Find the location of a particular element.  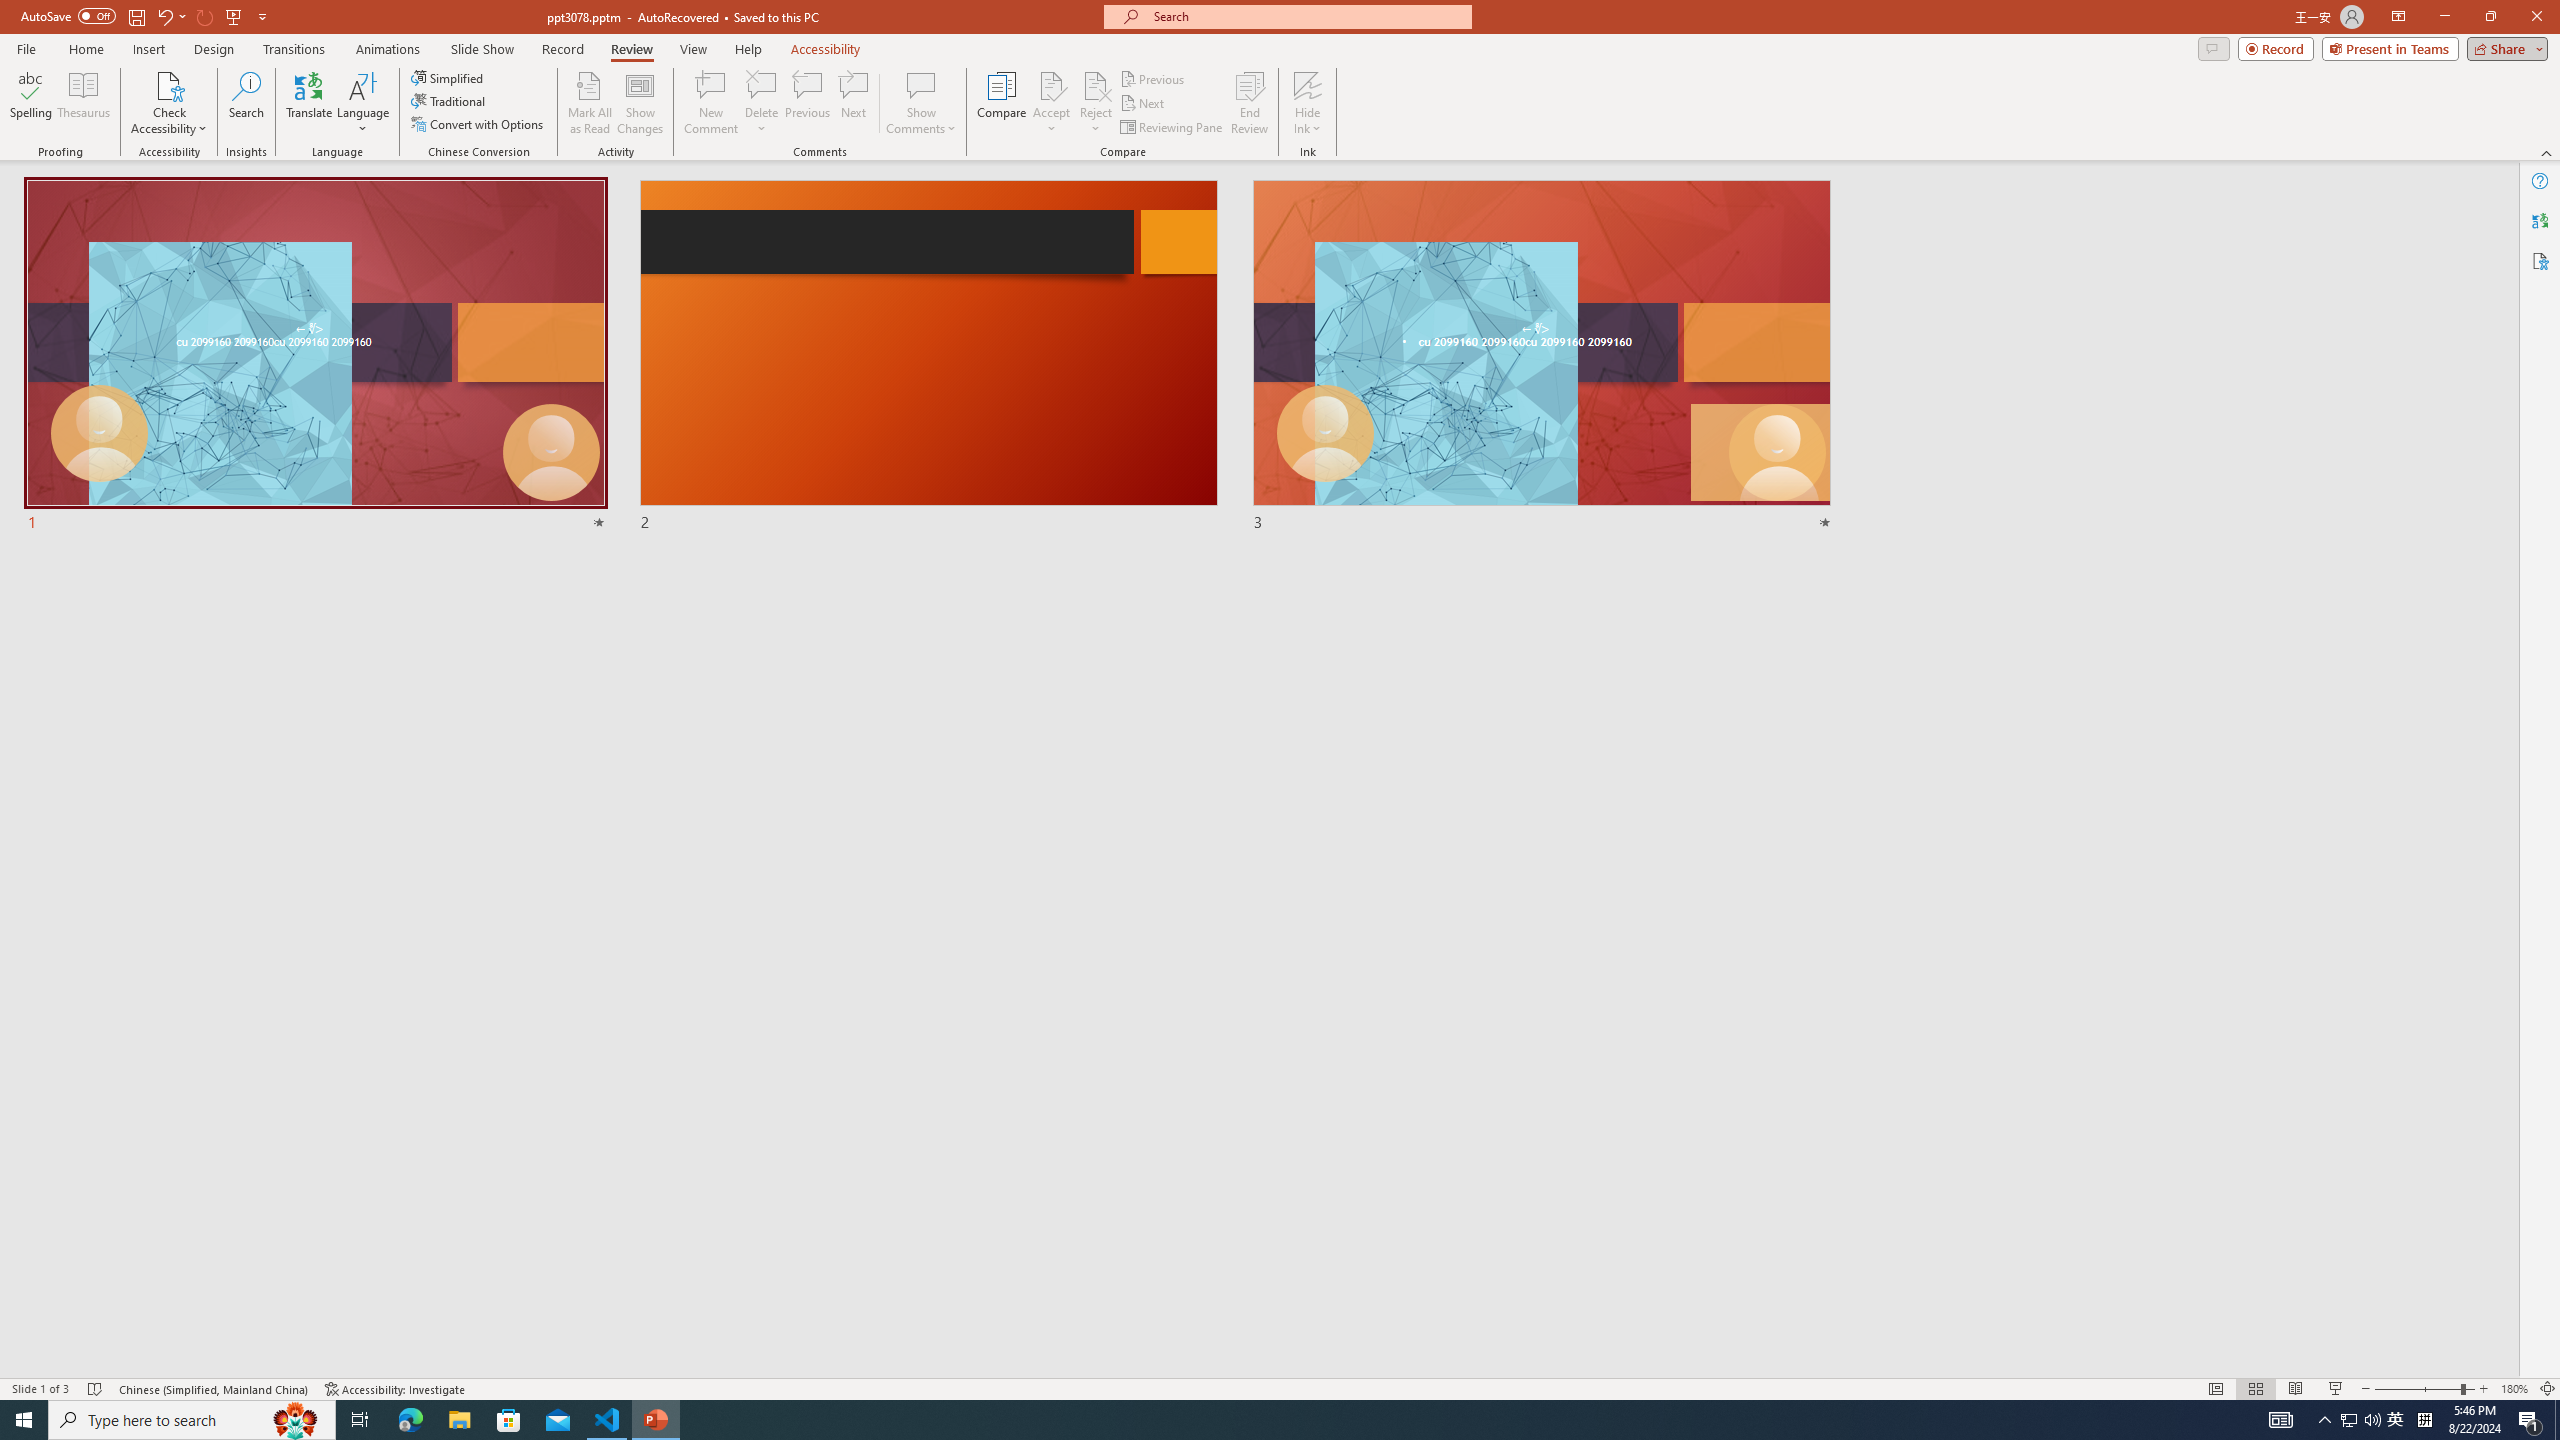

'Undo' is located at coordinates (163, 15).